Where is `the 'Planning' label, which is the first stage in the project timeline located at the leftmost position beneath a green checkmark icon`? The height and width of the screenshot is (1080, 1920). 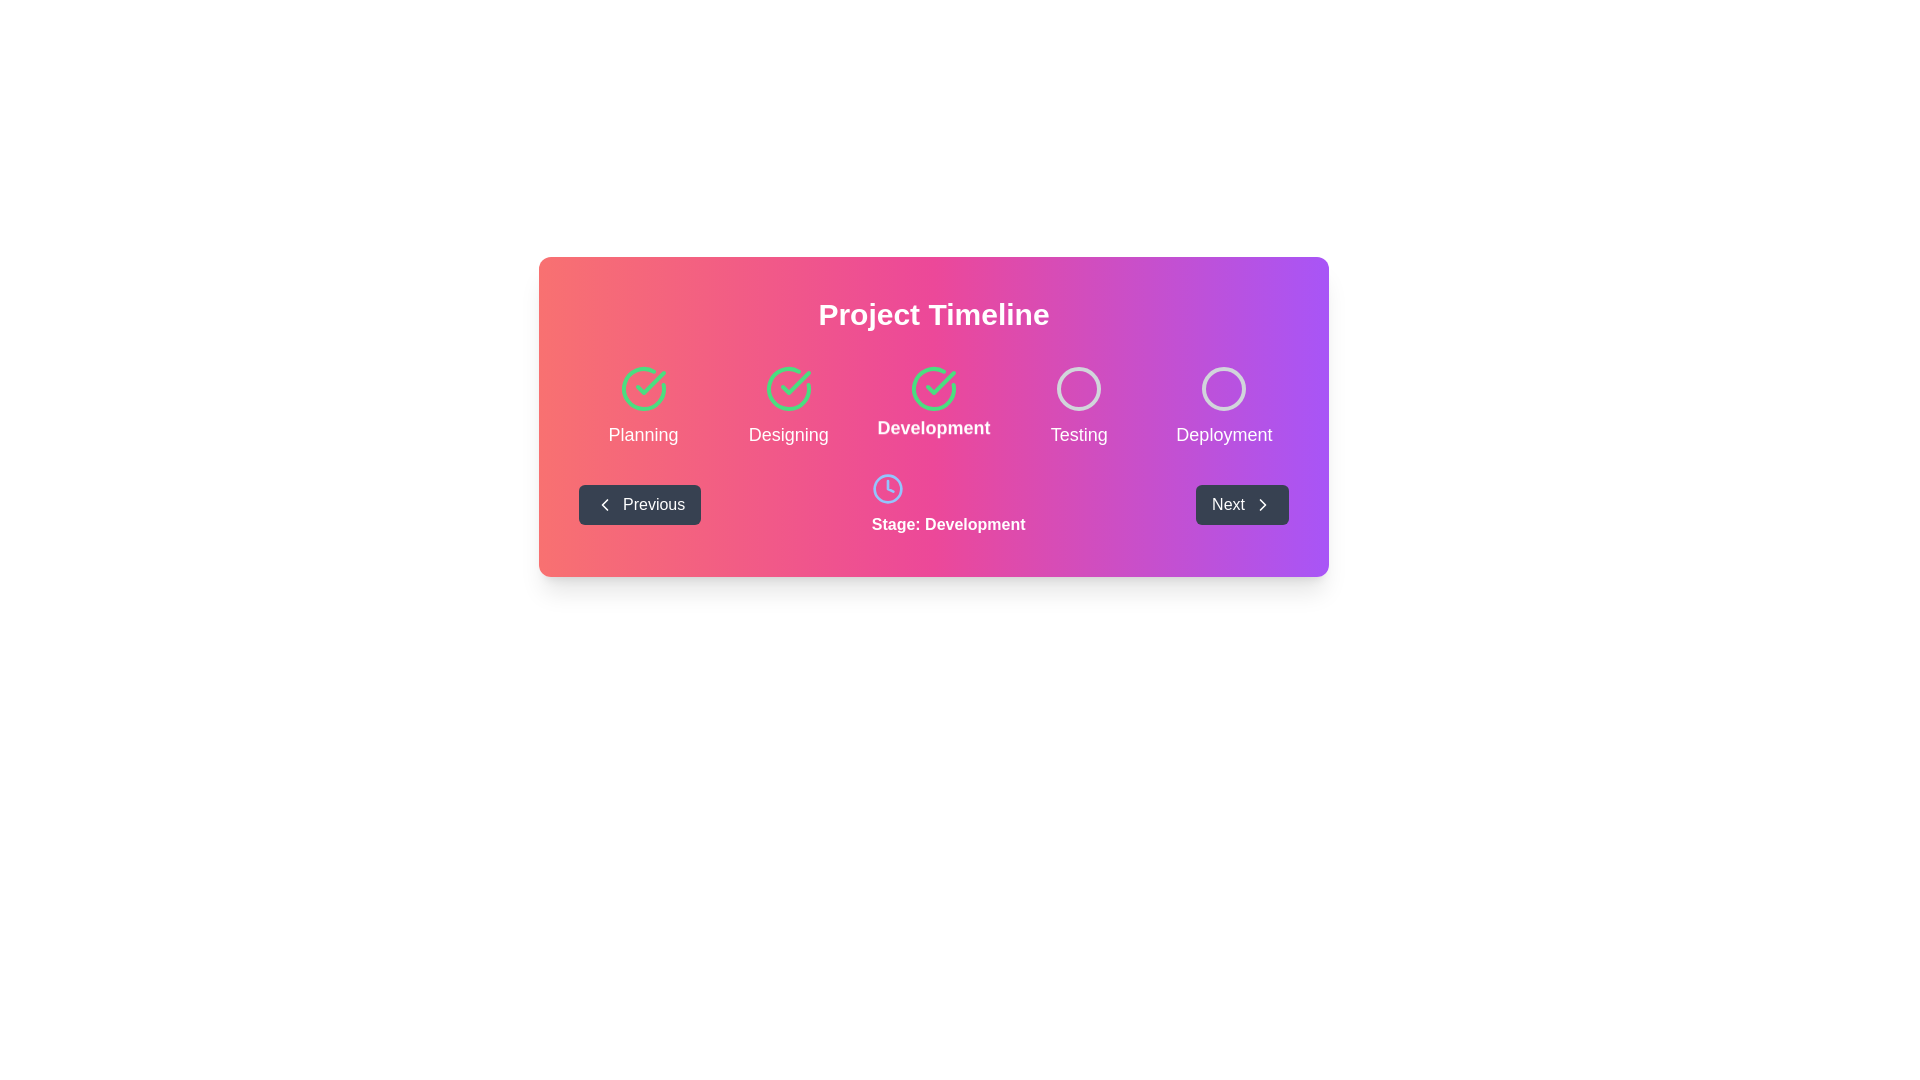
the 'Planning' label, which is the first stage in the project timeline located at the leftmost position beneath a green checkmark icon is located at coordinates (643, 434).